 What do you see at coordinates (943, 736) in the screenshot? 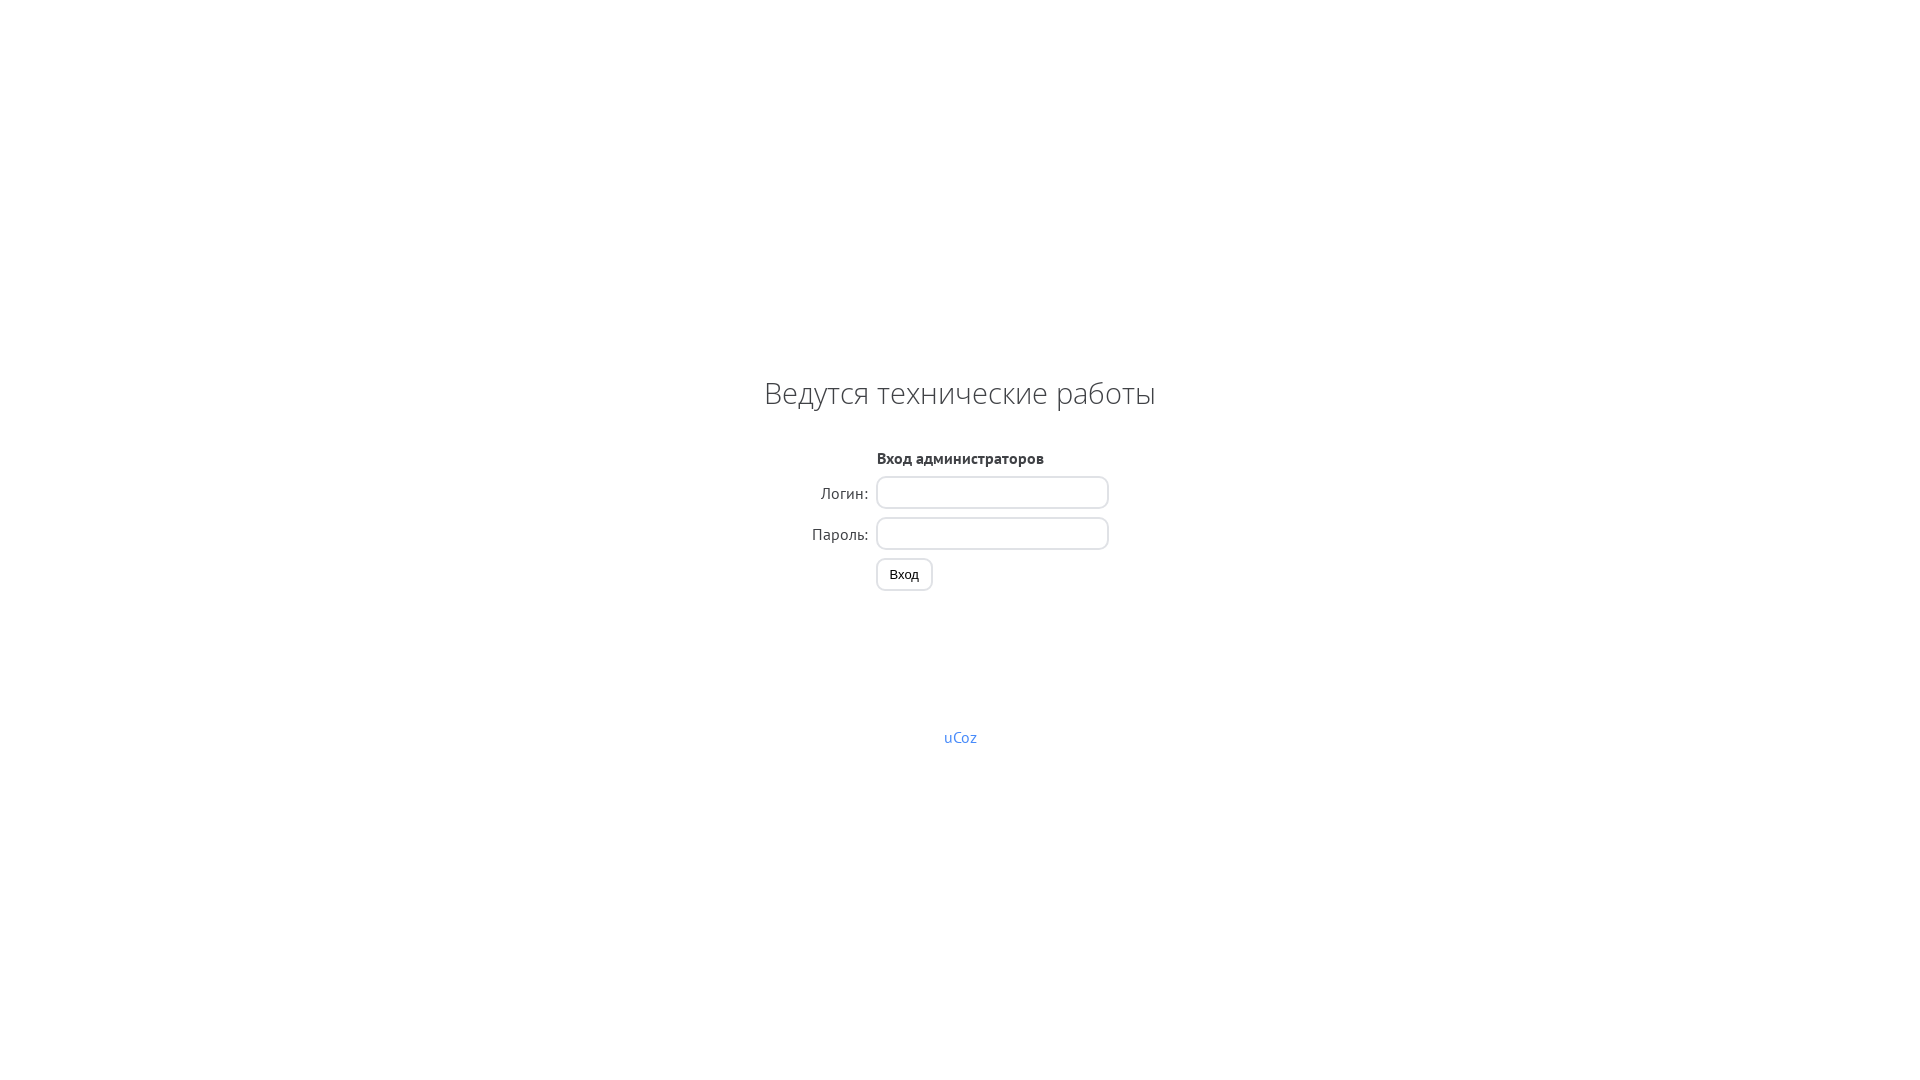
I see `'uCoz'` at bounding box center [943, 736].